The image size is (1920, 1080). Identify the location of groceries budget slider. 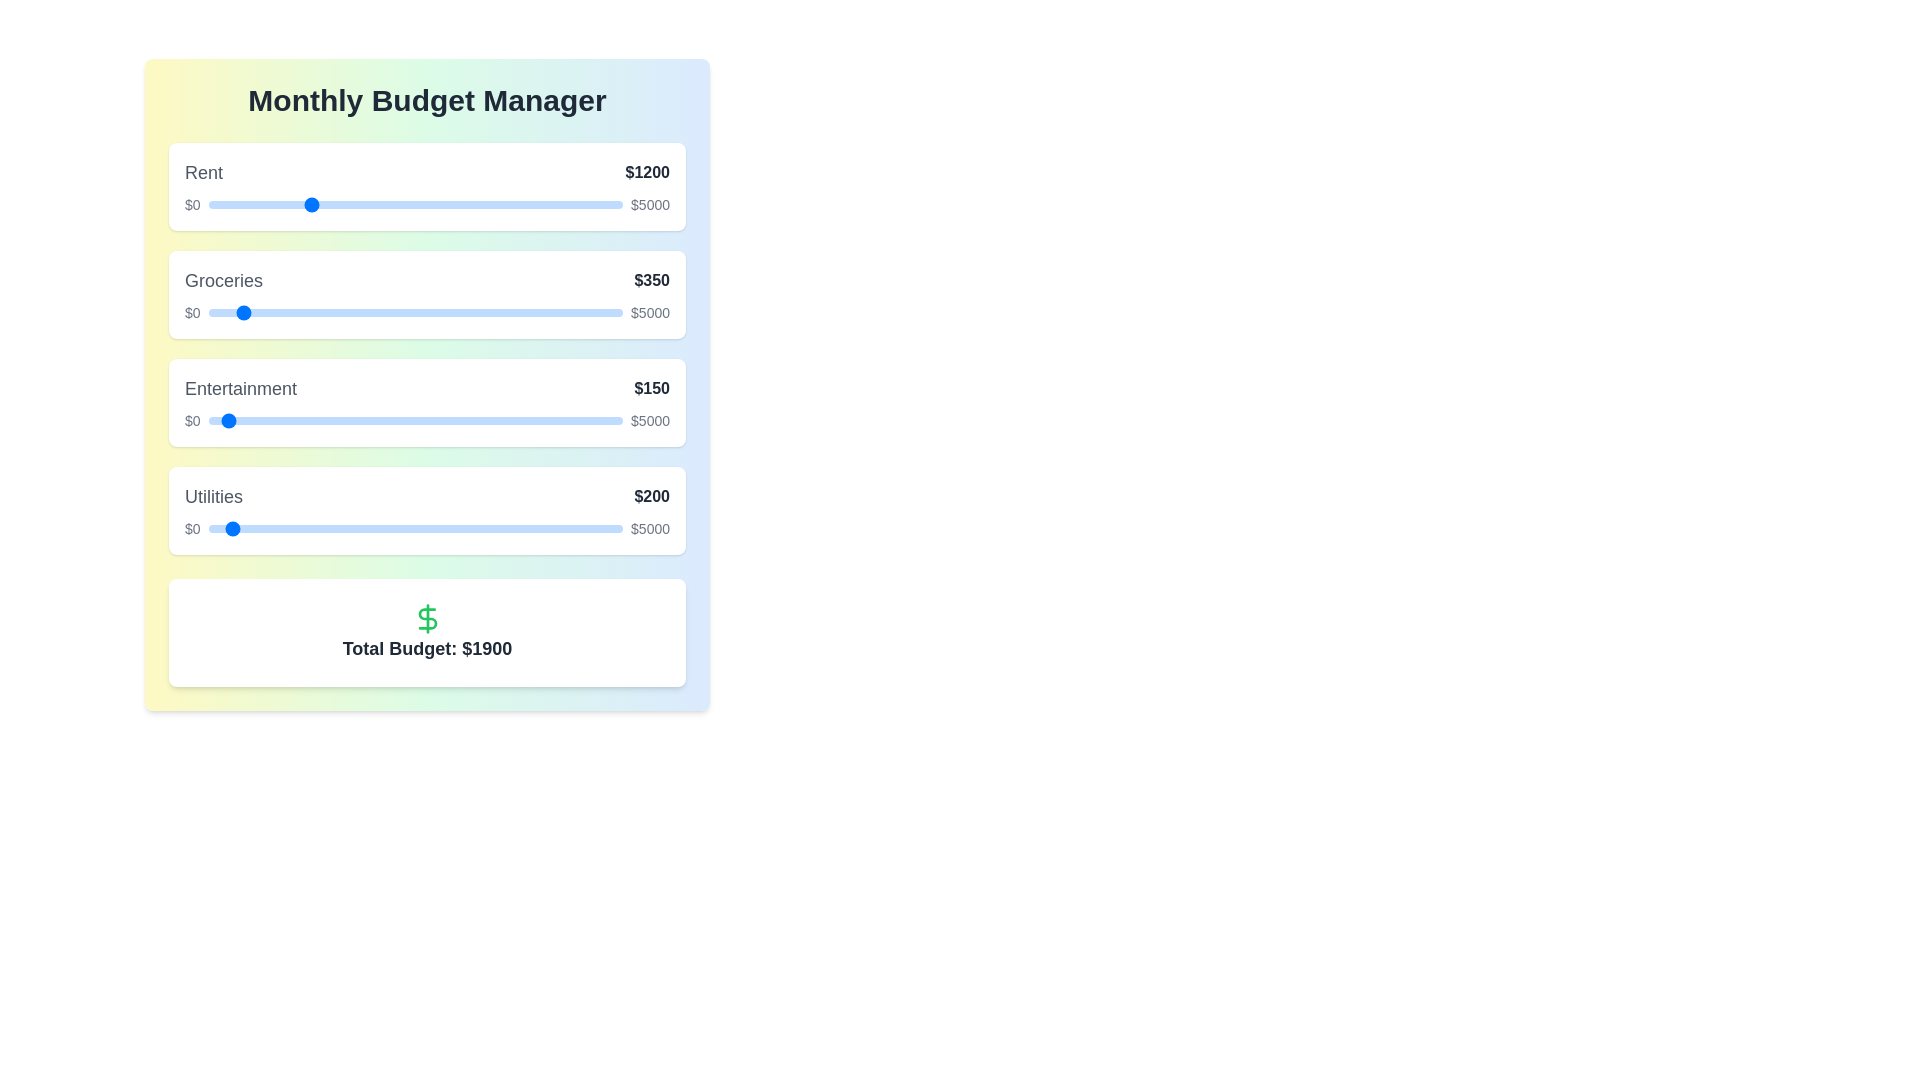
(474, 312).